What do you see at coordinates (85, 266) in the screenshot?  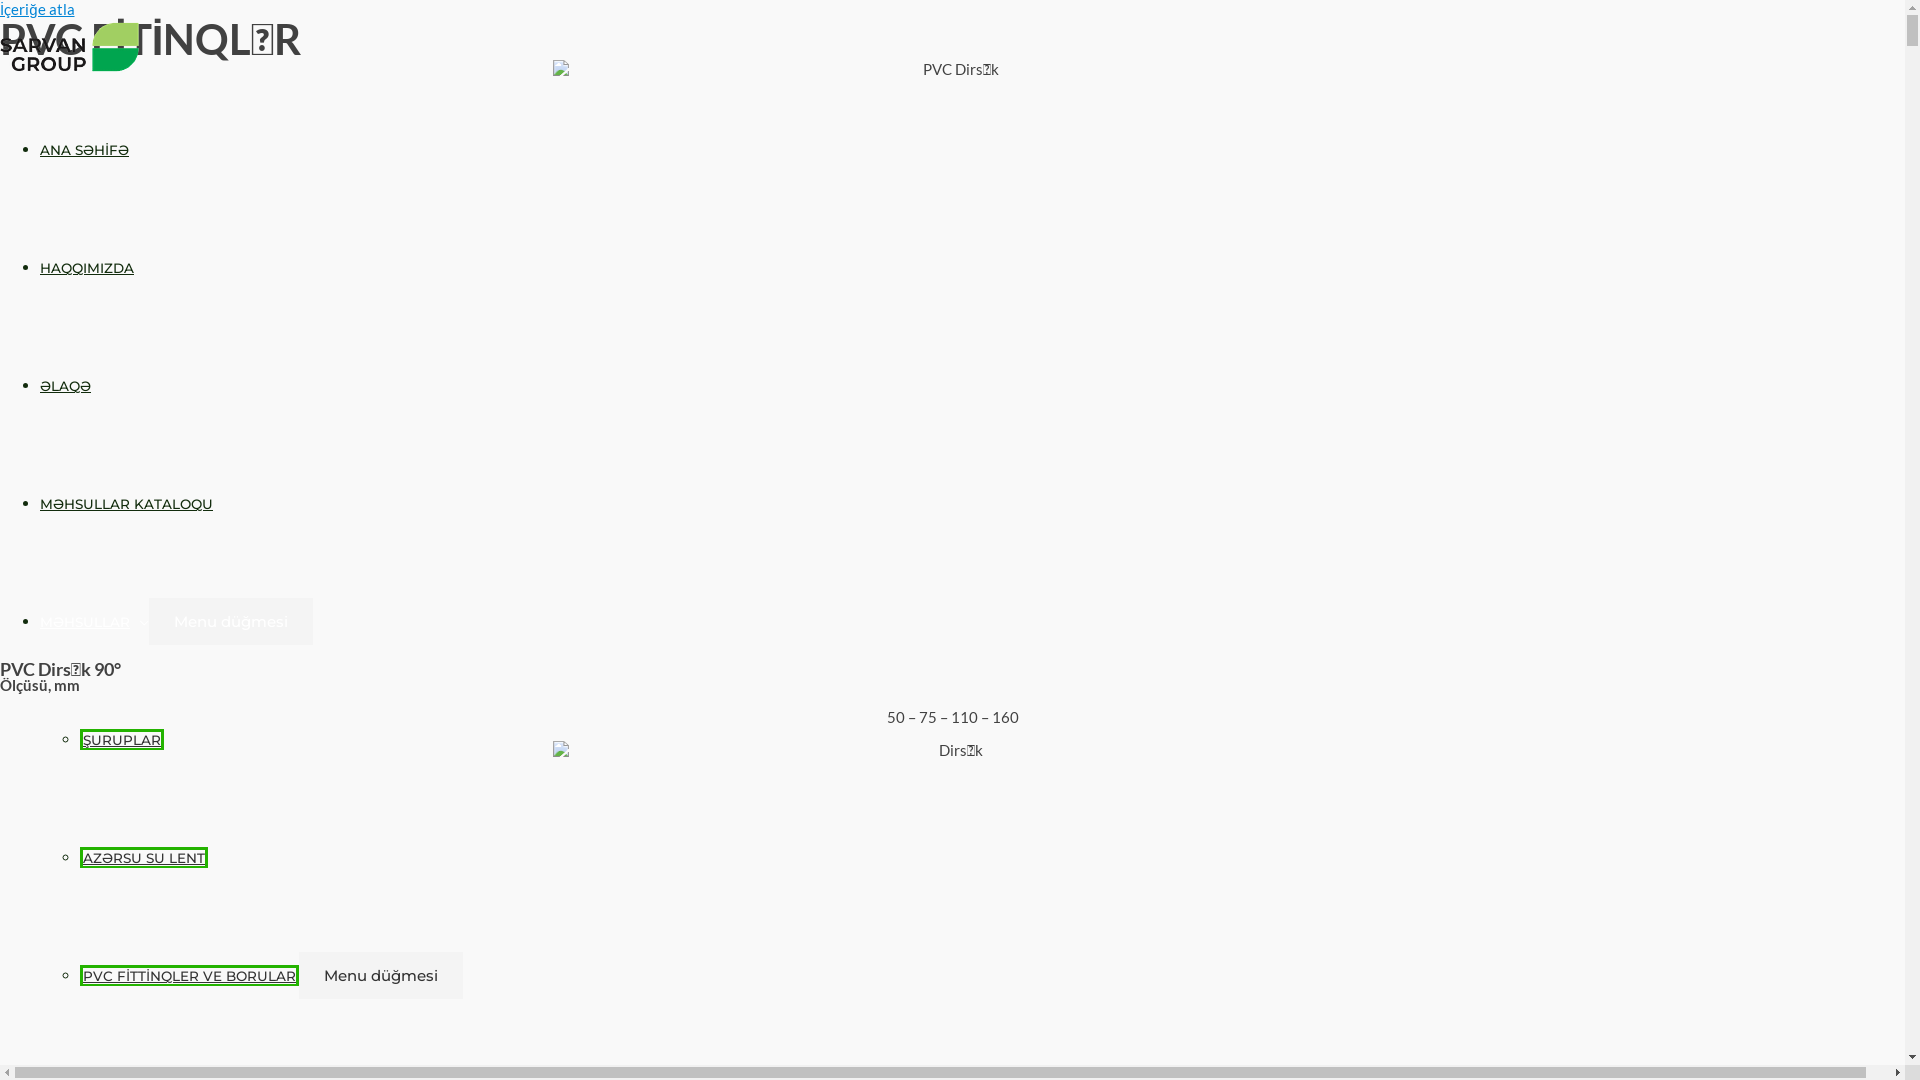 I see `'HAQQIMIZDA'` at bounding box center [85, 266].